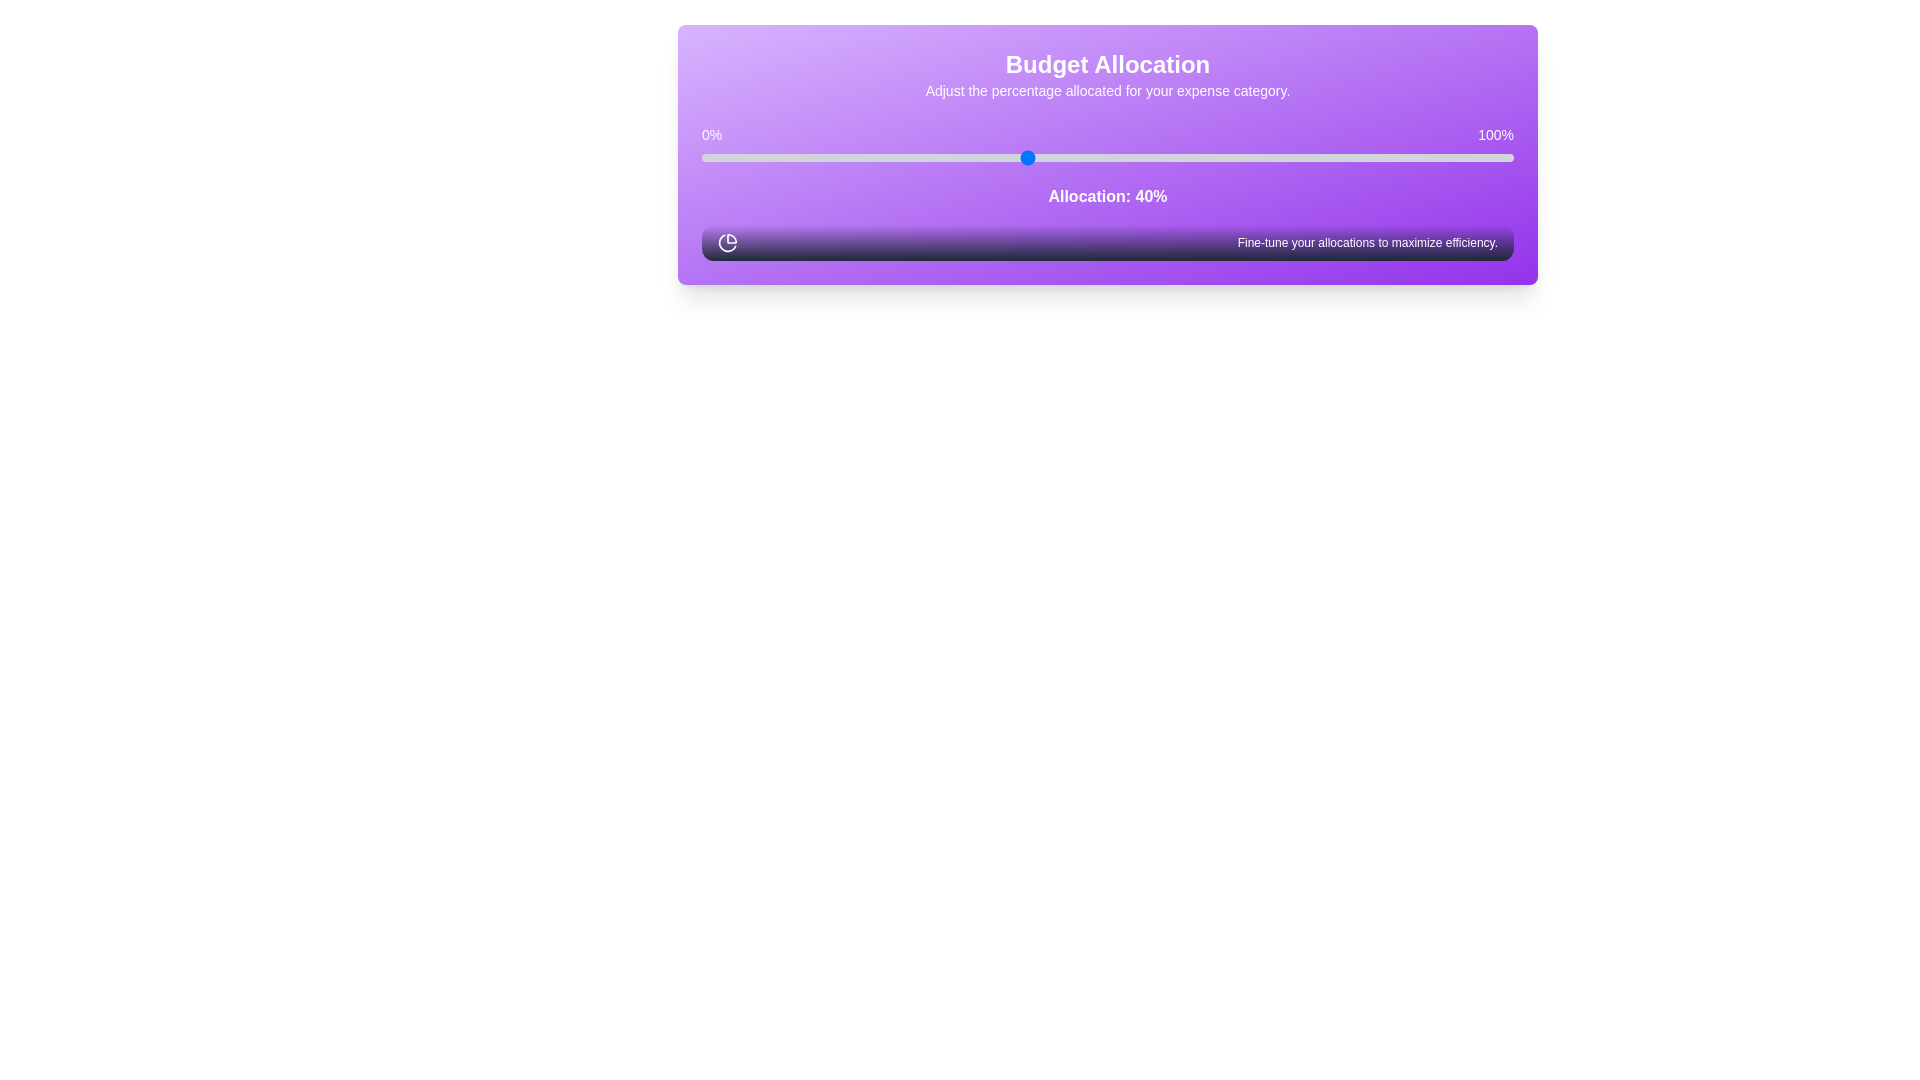  I want to click on the text label that reads 'Adjust the percentage allocated for your expense category.' which is located beneath the 'Budget Allocation' heading, so click(1107, 91).